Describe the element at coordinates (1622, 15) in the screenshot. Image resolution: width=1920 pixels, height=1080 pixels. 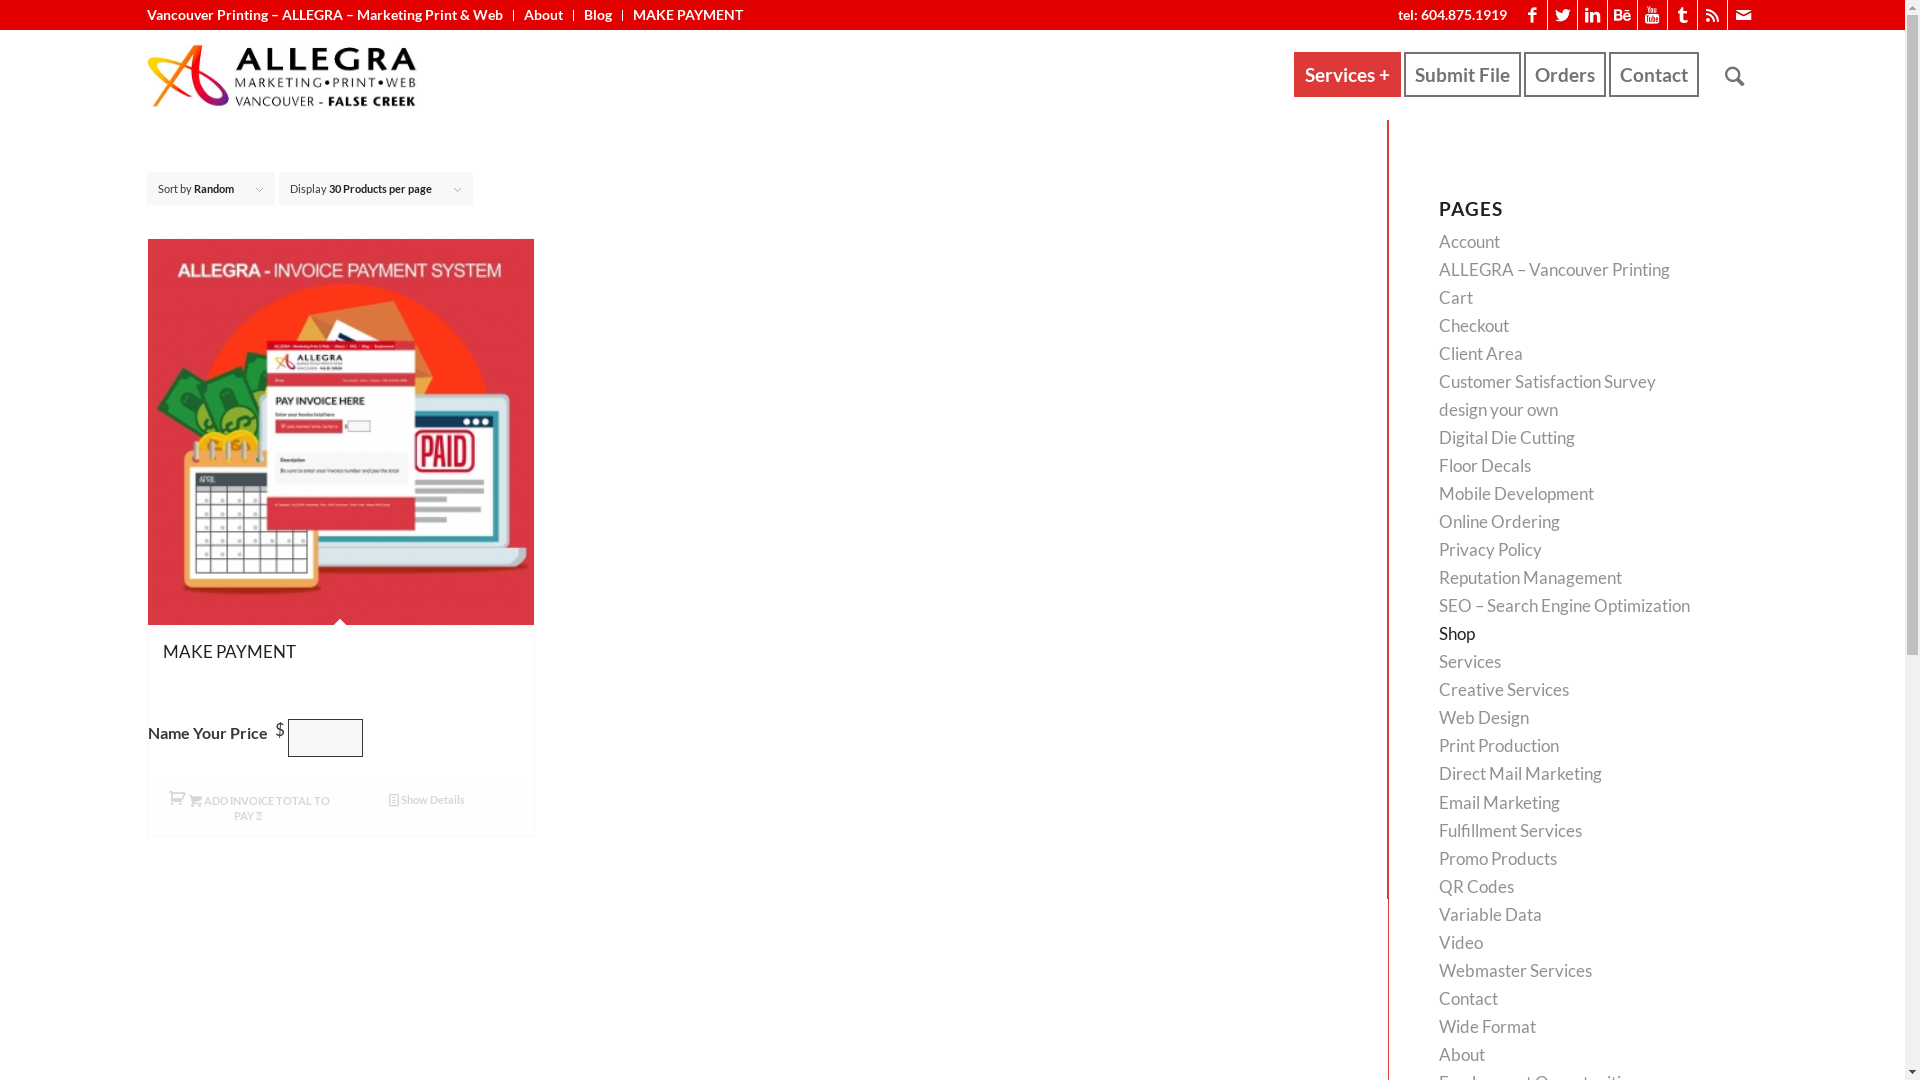
I see `'Behance'` at that location.